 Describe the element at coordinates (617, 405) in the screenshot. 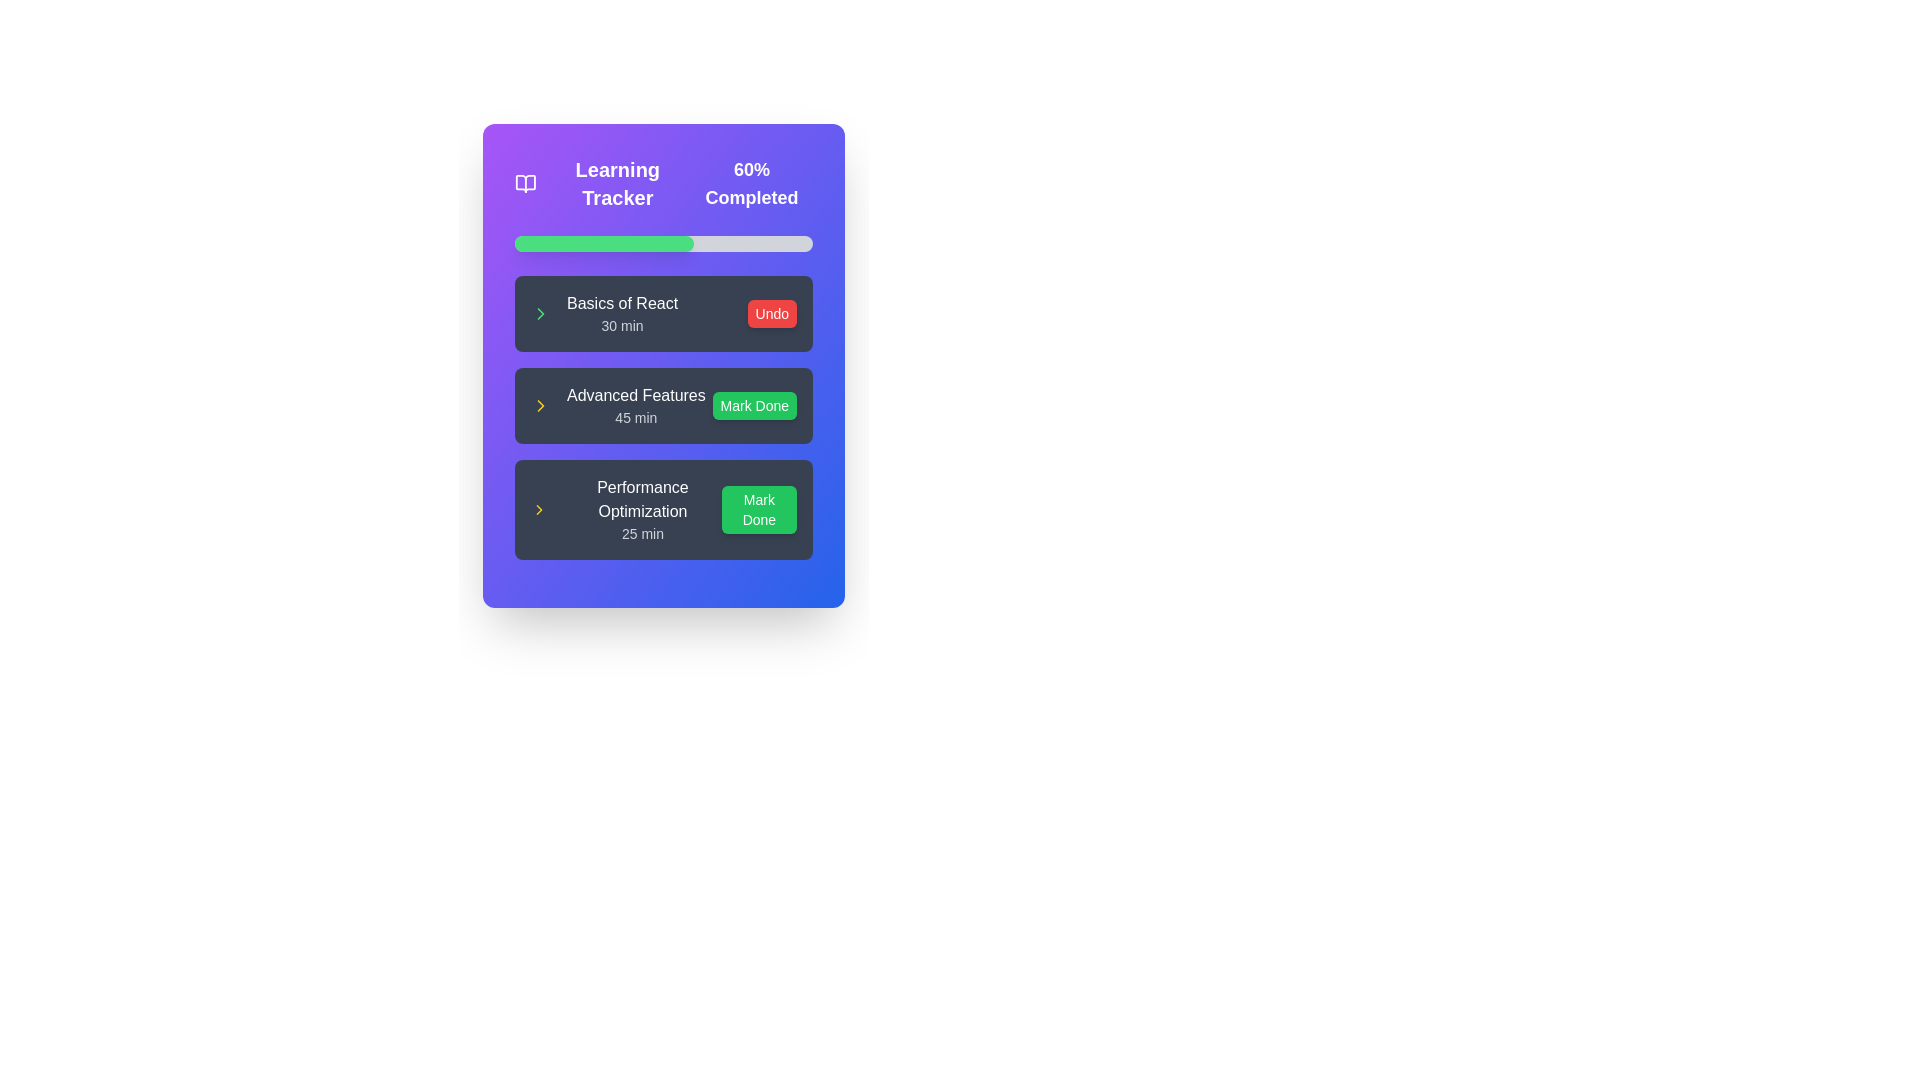

I see `the 'Advanced Features' list item which includes a left-pointing yellow arrow icon, larger white header text, and smaller gray subtext, located between 'Basics of React' and 'Performance Optimization'` at that location.